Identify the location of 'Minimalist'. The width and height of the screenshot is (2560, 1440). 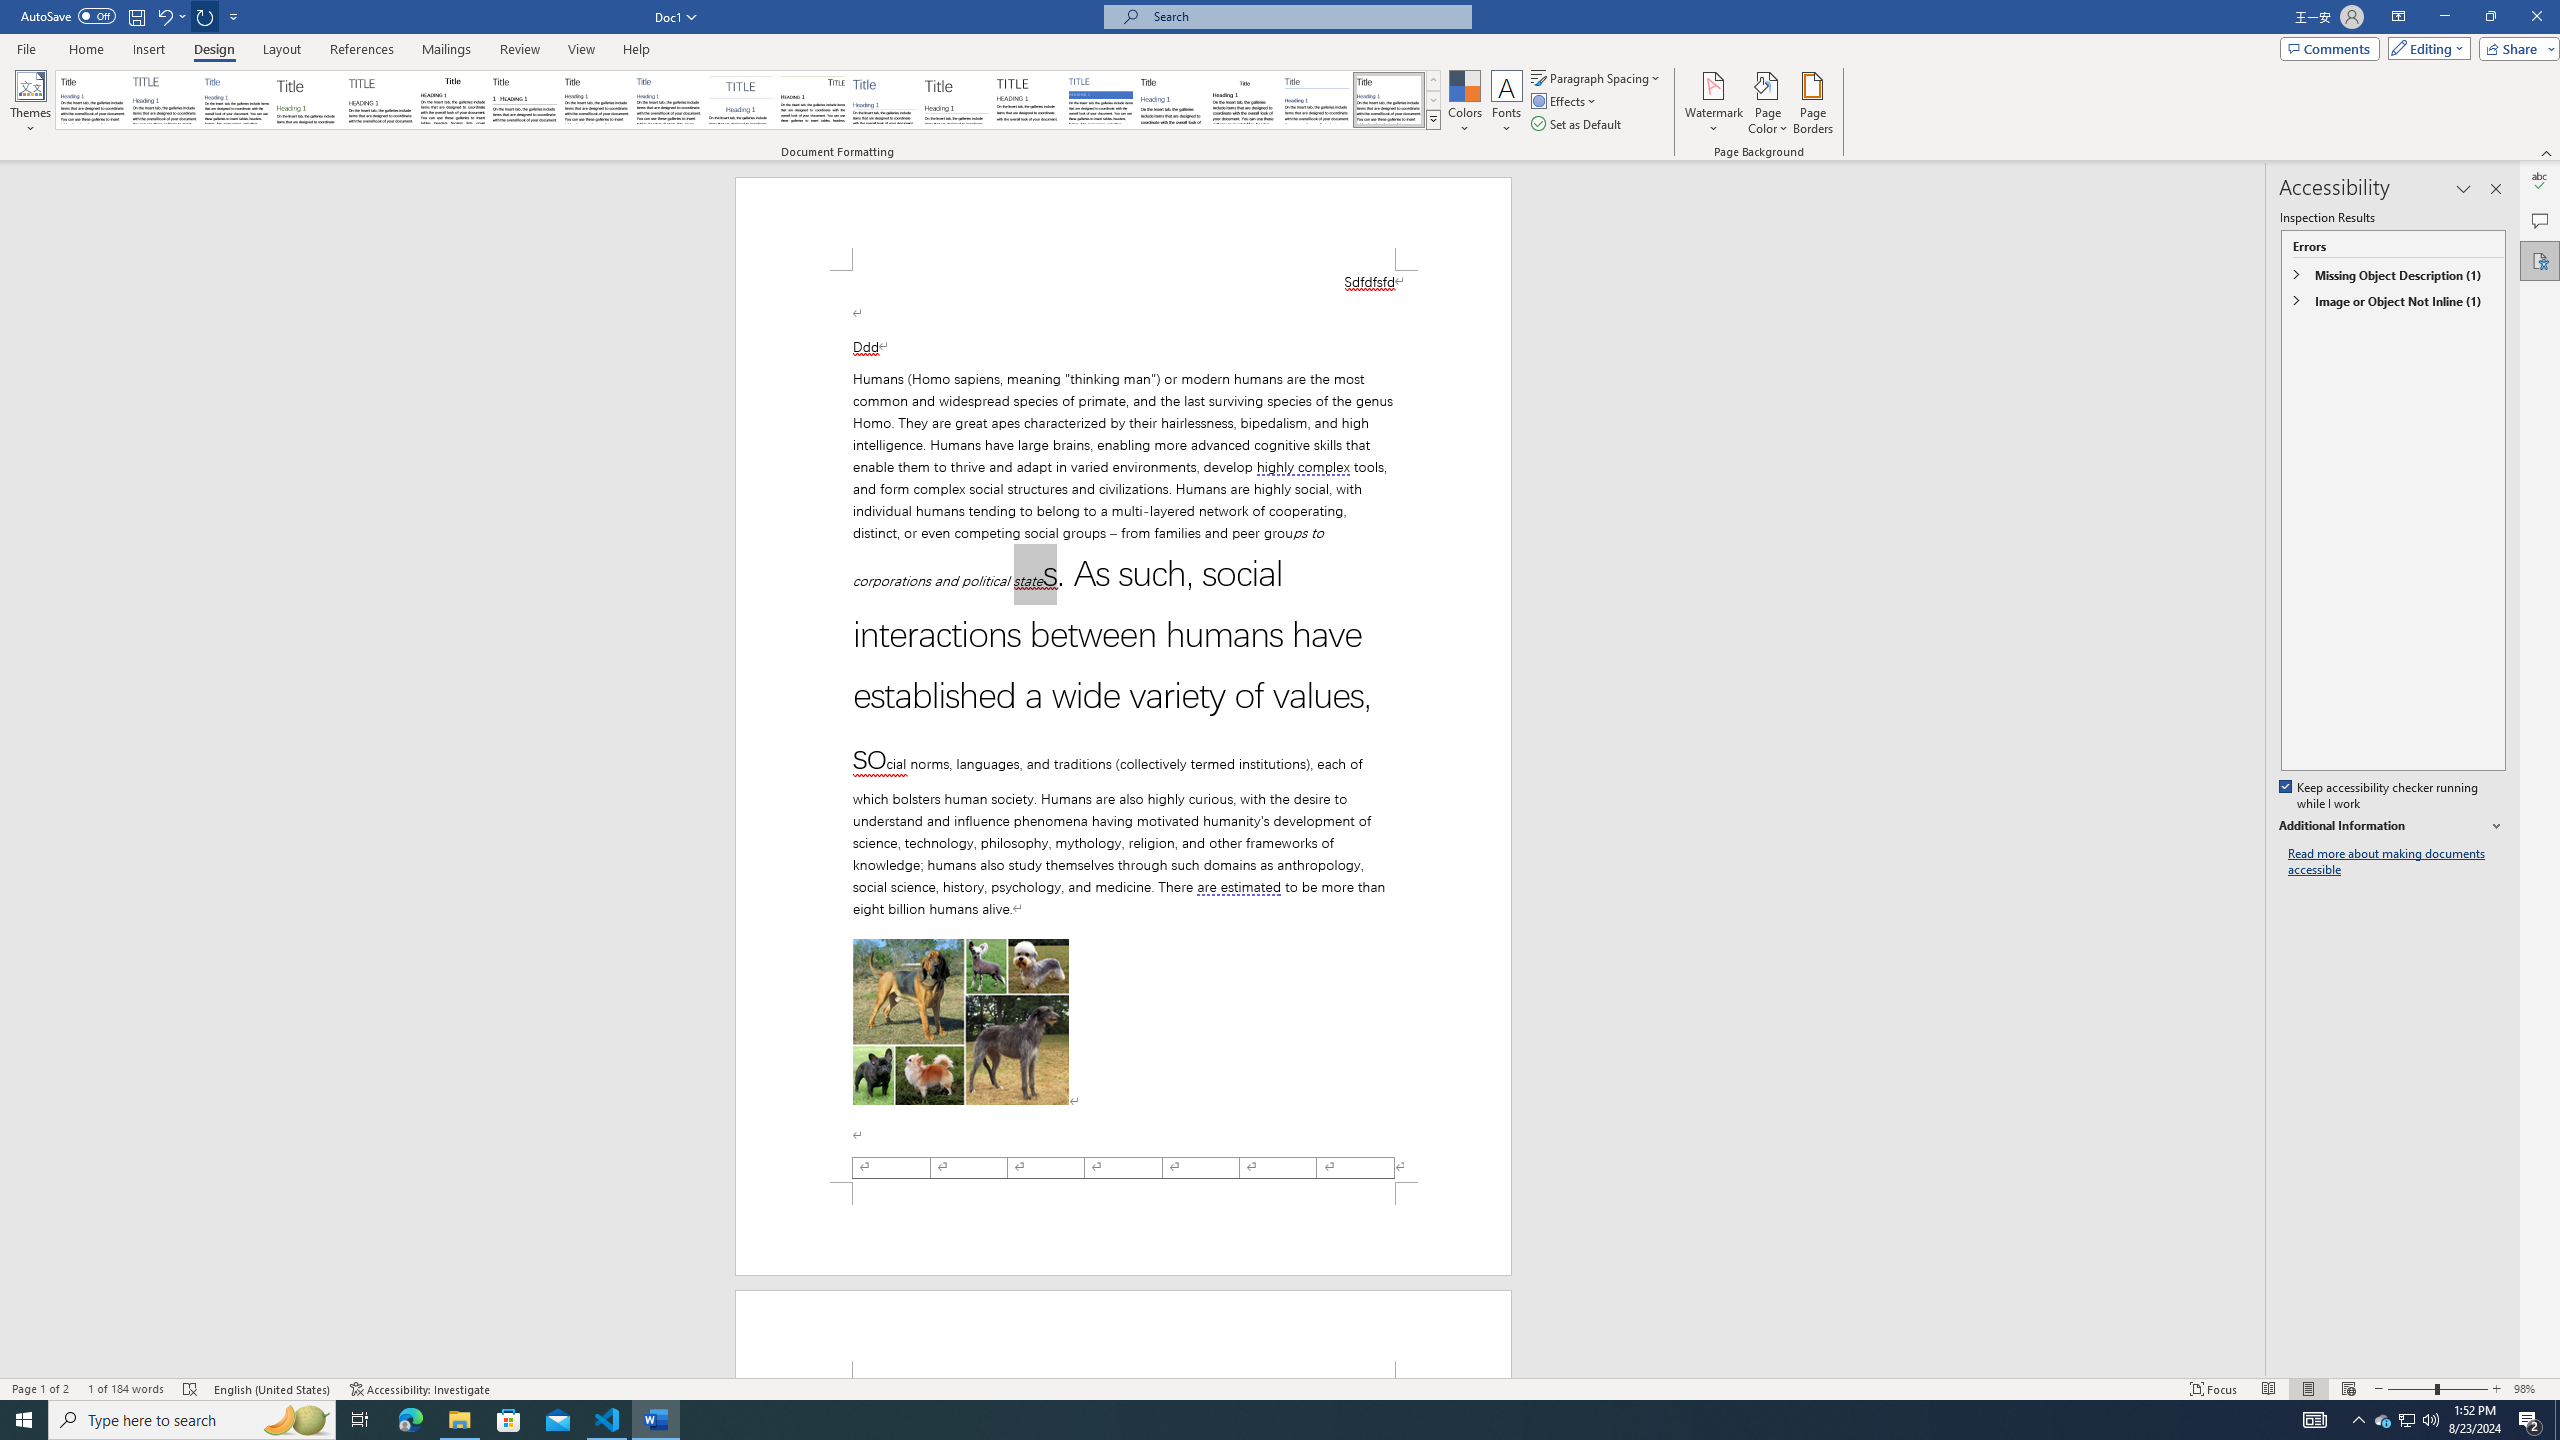
(1028, 99).